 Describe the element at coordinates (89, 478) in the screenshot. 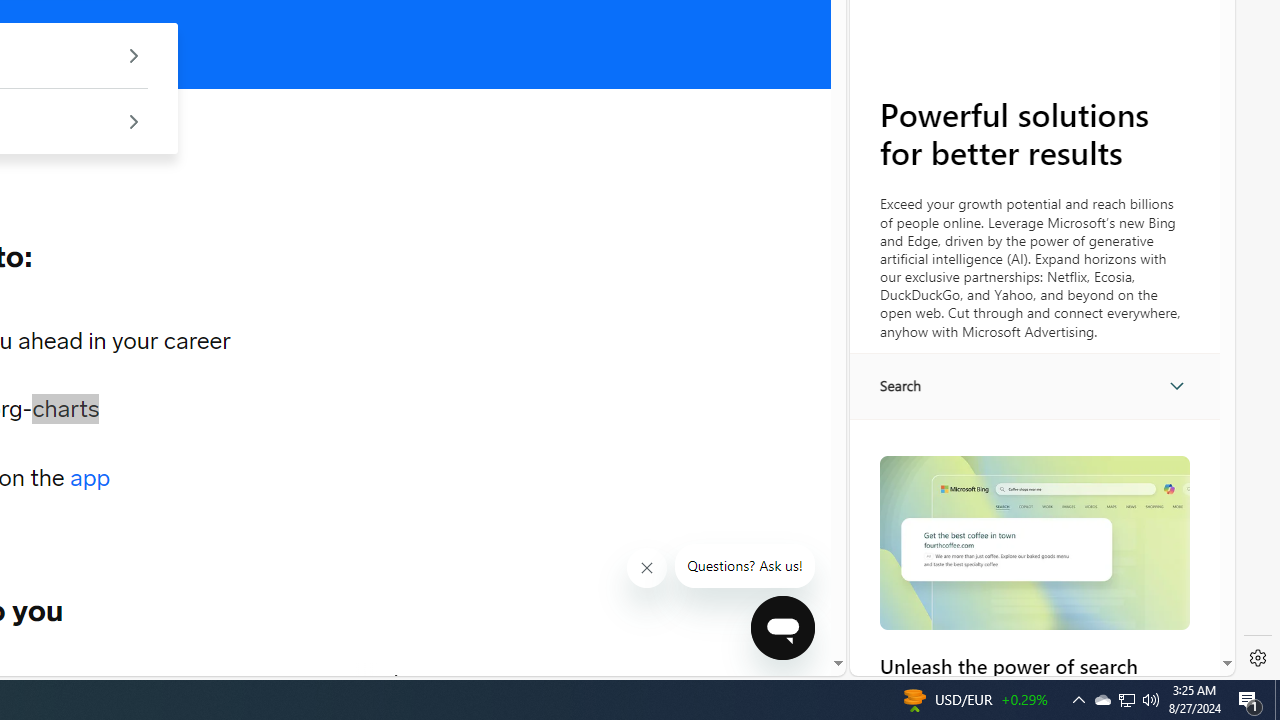

I see `'app'` at that location.